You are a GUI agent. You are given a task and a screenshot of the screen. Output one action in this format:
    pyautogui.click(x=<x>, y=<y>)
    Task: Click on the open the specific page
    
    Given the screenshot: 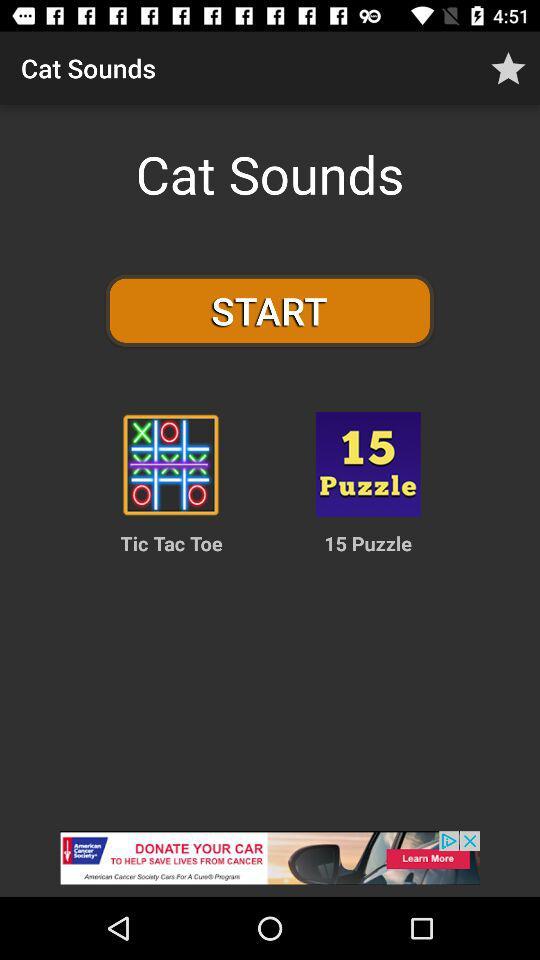 What is the action you would take?
    pyautogui.click(x=367, y=464)
    